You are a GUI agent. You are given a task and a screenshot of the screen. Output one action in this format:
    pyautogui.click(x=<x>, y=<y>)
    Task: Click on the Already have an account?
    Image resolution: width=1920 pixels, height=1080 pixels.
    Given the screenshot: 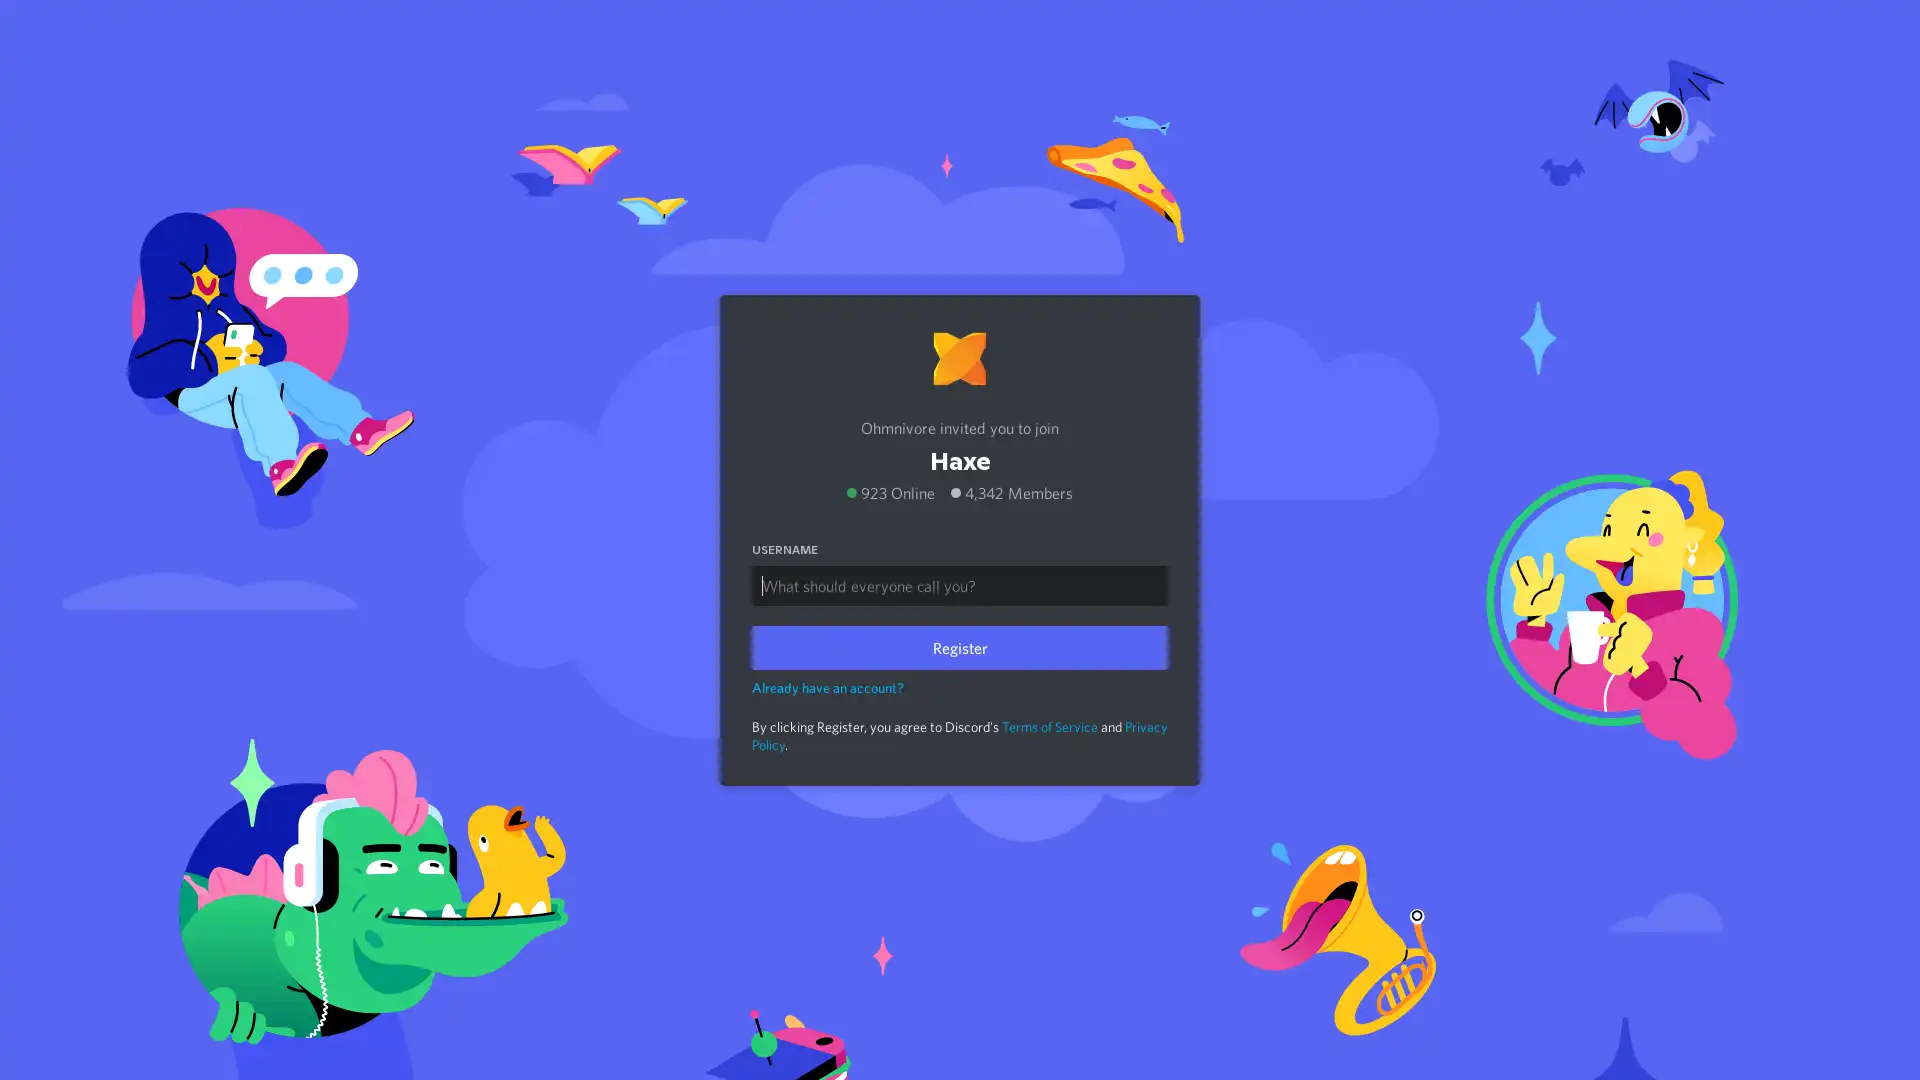 What is the action you would take?
    pyautogui.click(x=828, y=685)
    